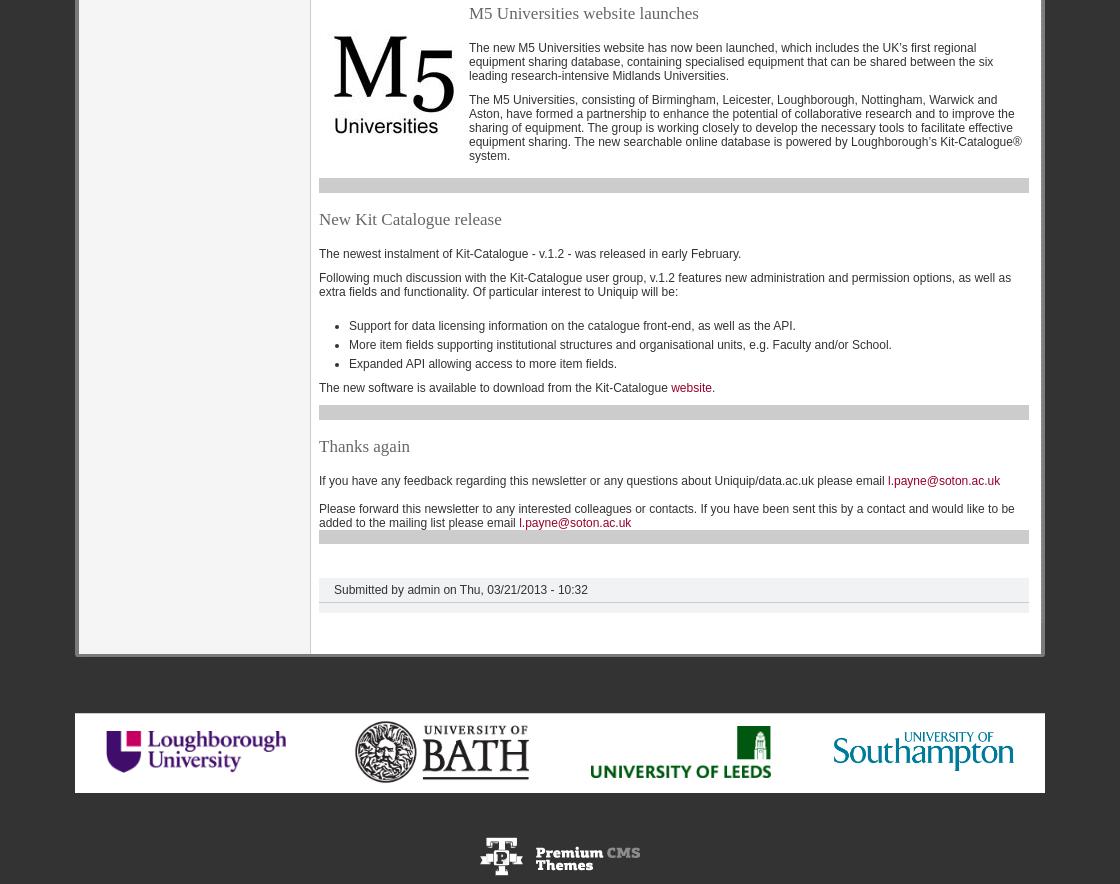  What do you see at coordinates (364, 445) in the screenshot?
I see `'Thanks again'` at bounding box center [364, 445].